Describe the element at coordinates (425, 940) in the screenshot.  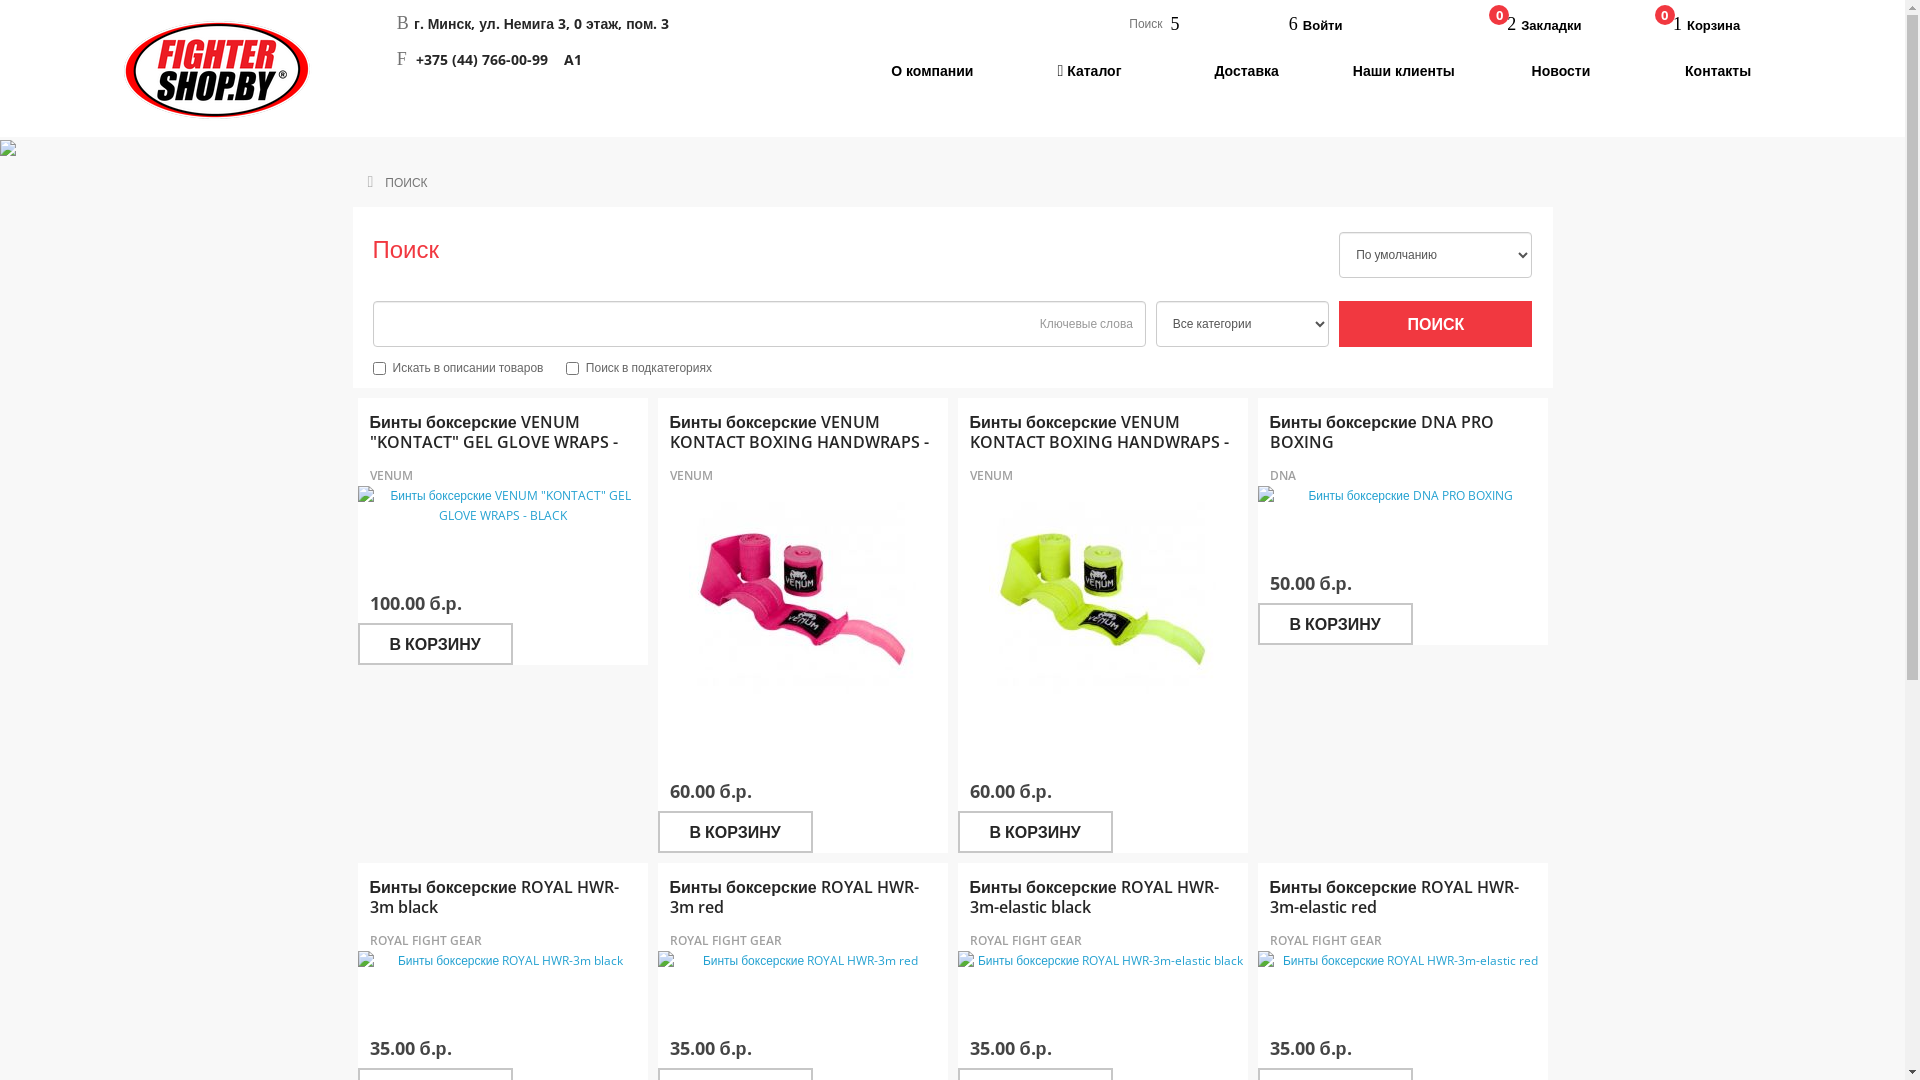
I see `'ROYAL FIGHT GEAR'` at that location.